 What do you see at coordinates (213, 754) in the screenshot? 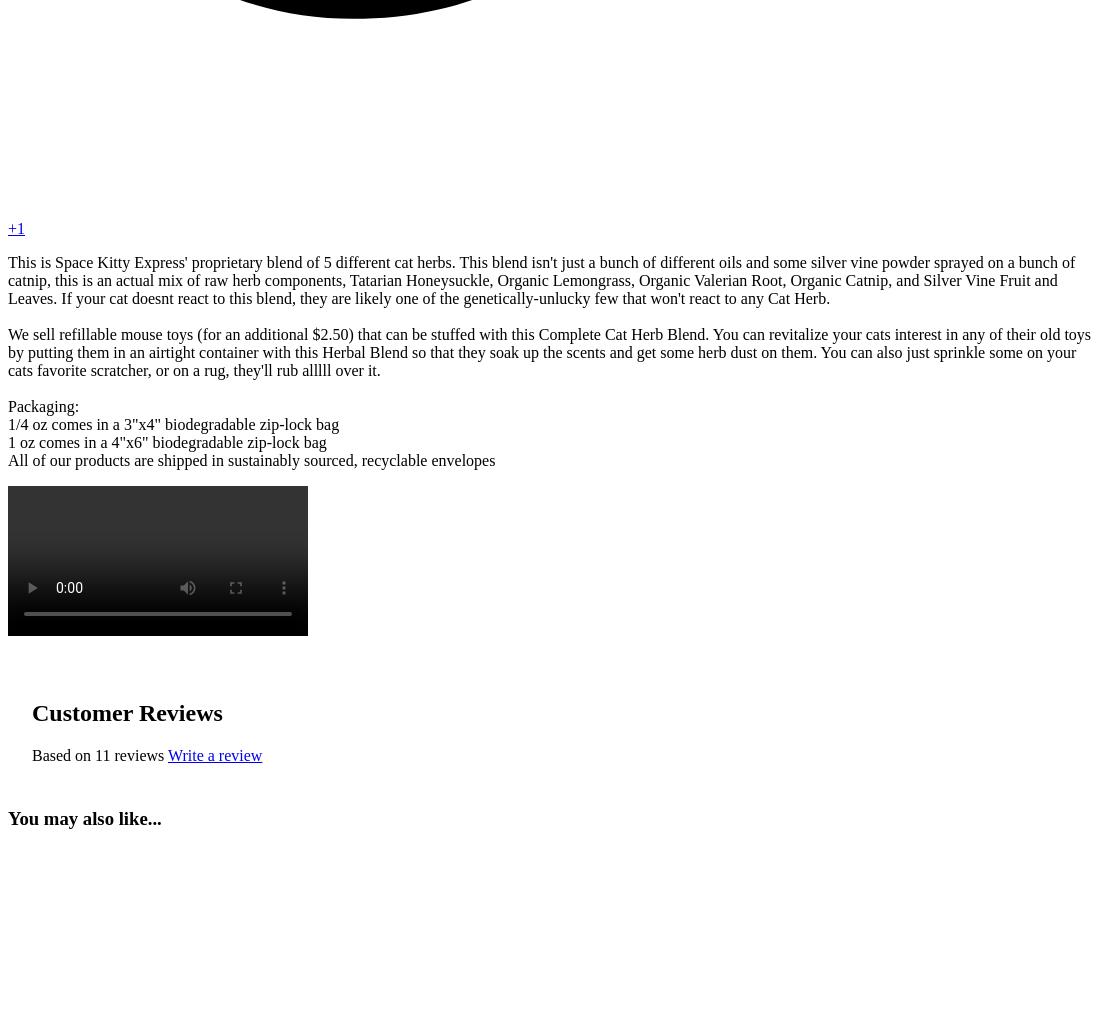
I see `'Write a review'` at bounding box center [213, 754].